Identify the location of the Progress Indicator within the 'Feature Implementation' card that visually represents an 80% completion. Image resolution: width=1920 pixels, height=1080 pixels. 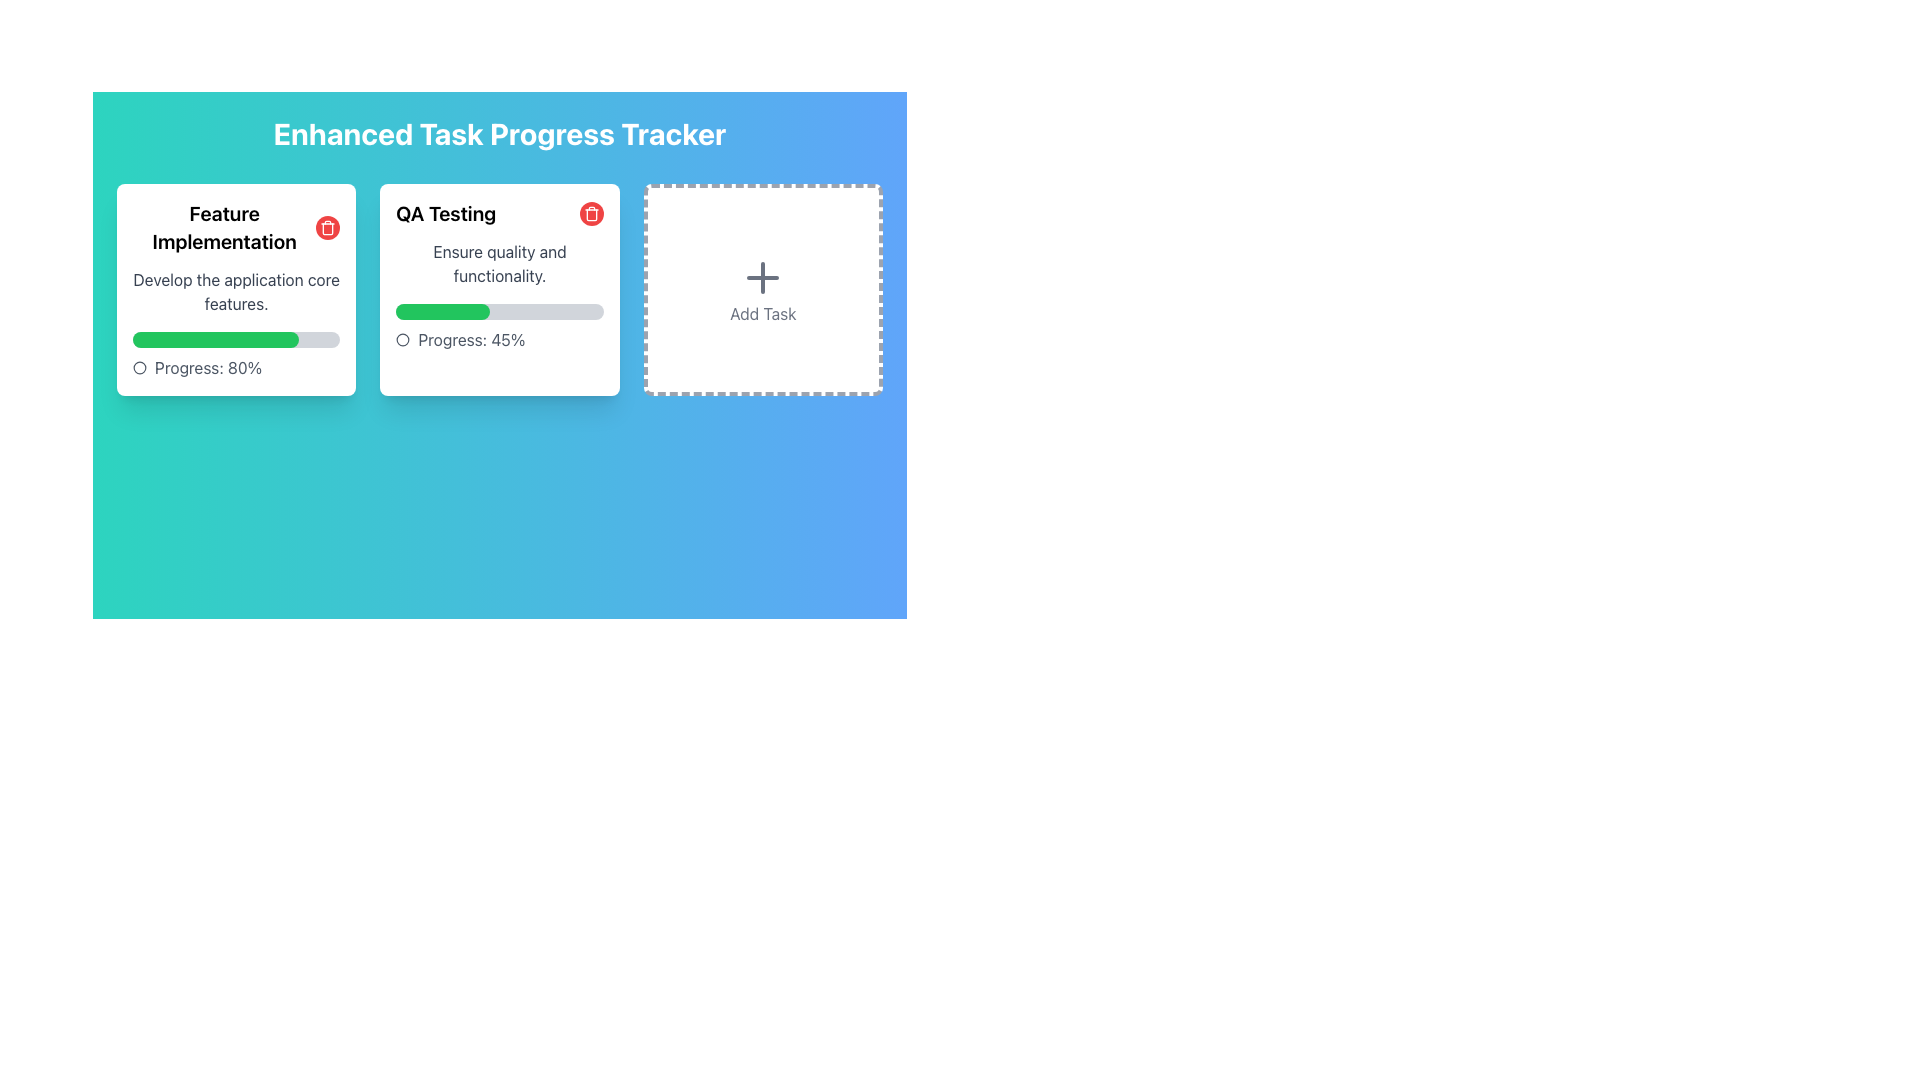
(216, 338).